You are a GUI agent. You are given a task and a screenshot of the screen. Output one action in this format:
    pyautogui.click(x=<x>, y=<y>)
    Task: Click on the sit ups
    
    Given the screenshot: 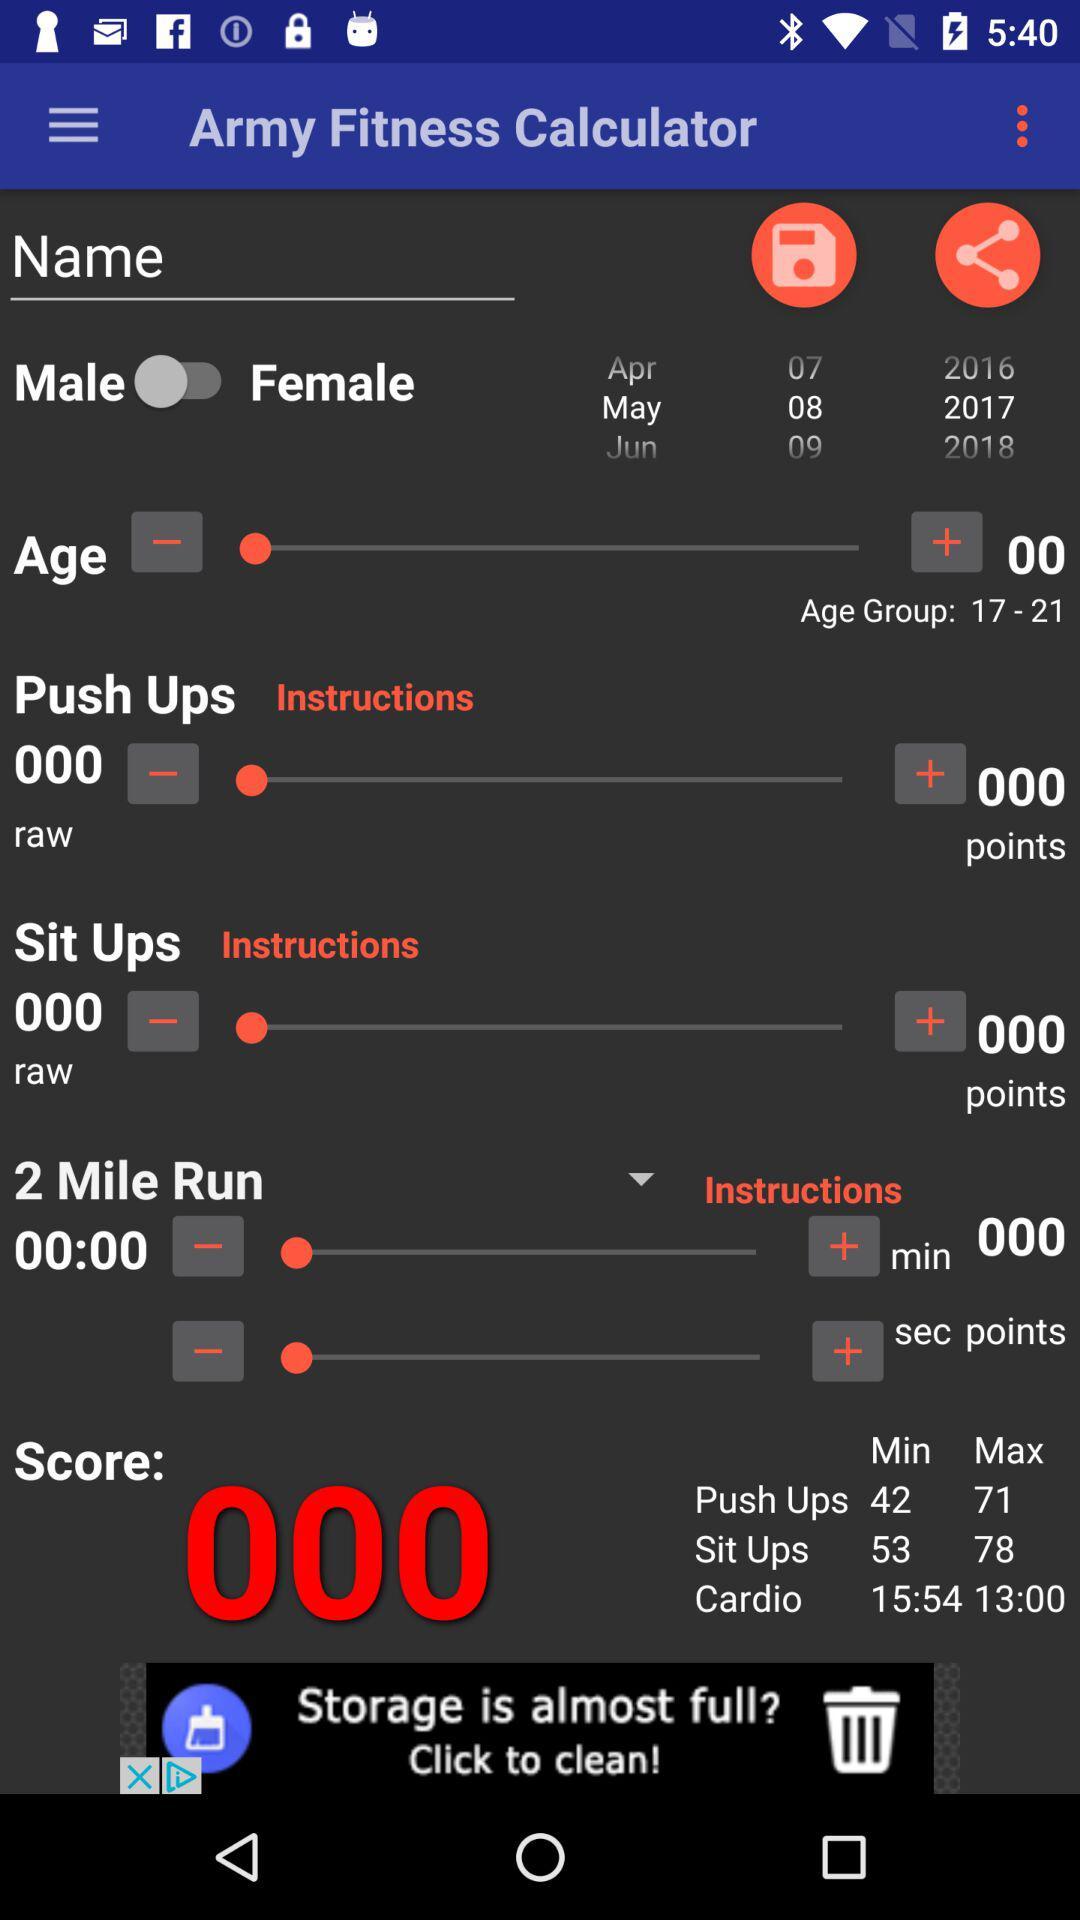 What is the action you would take?
    pyautogui.click(x=162, y=1021)
    